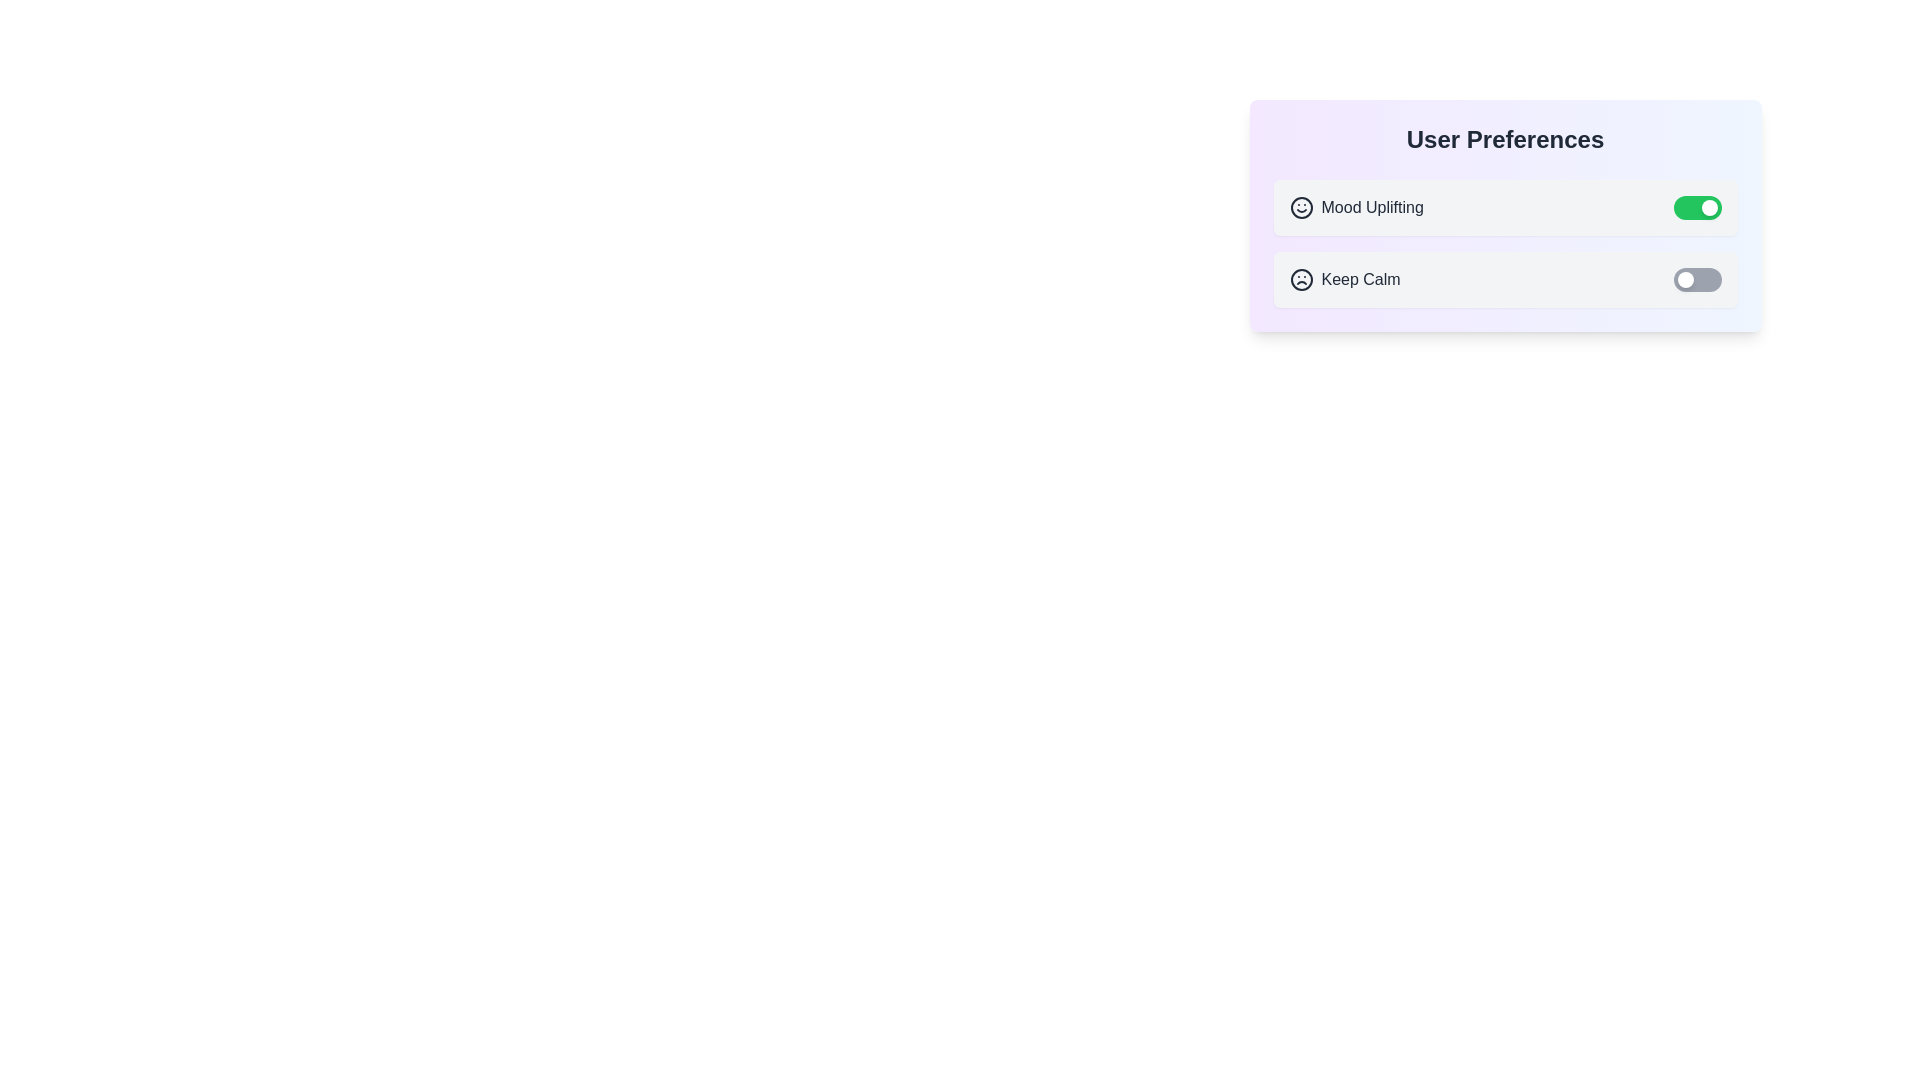  Describe the element at coordinates (1301, 280) in the screenshot. I see `the frowning face icon with a circular outline, located in the 'Keep Calm' row below the 'Mood Uplifting' row in the 'User Preferences' panel` at that location.